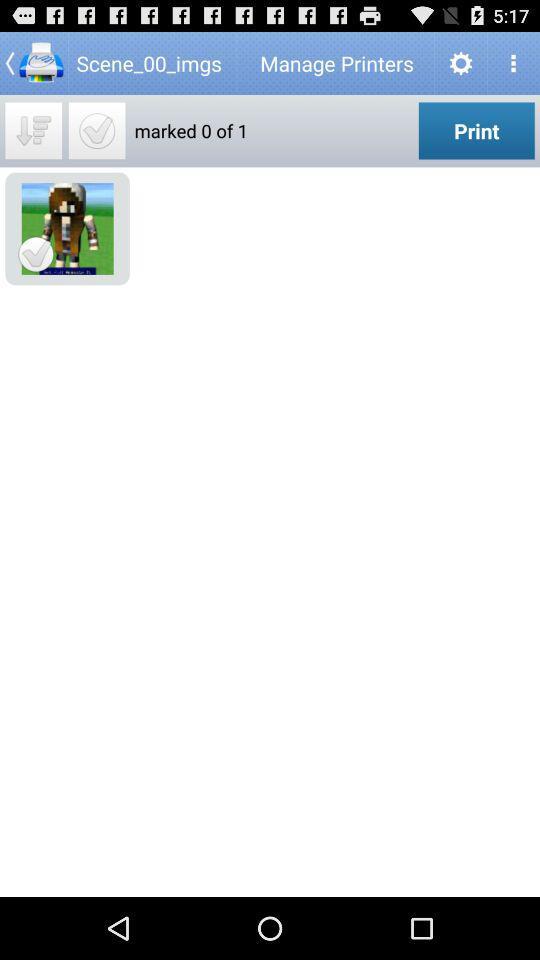  I want to click on download button, so click(32, 129).